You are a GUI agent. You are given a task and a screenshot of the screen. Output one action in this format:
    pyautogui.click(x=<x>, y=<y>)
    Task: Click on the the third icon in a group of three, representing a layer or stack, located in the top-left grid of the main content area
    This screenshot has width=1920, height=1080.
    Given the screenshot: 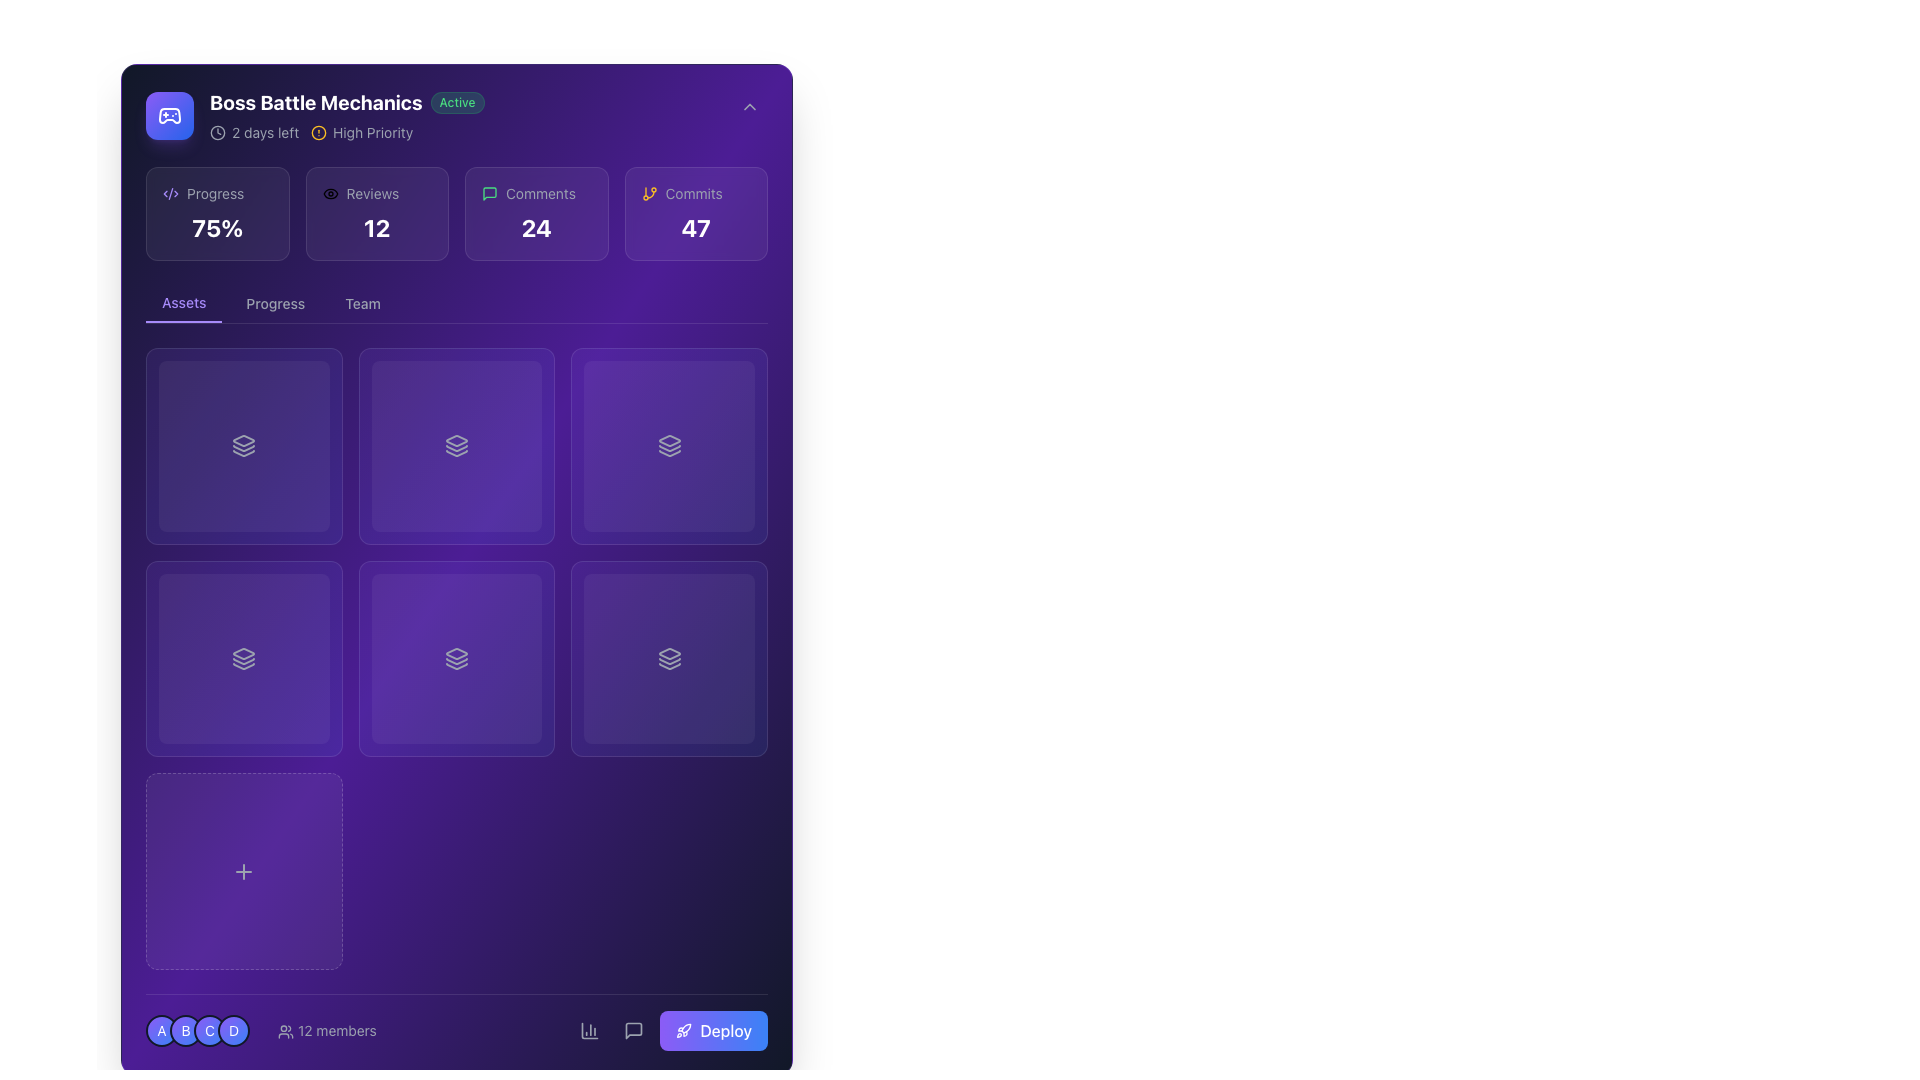 What is the action you would take?
    pyautogui.click(x=243, y=453)
    